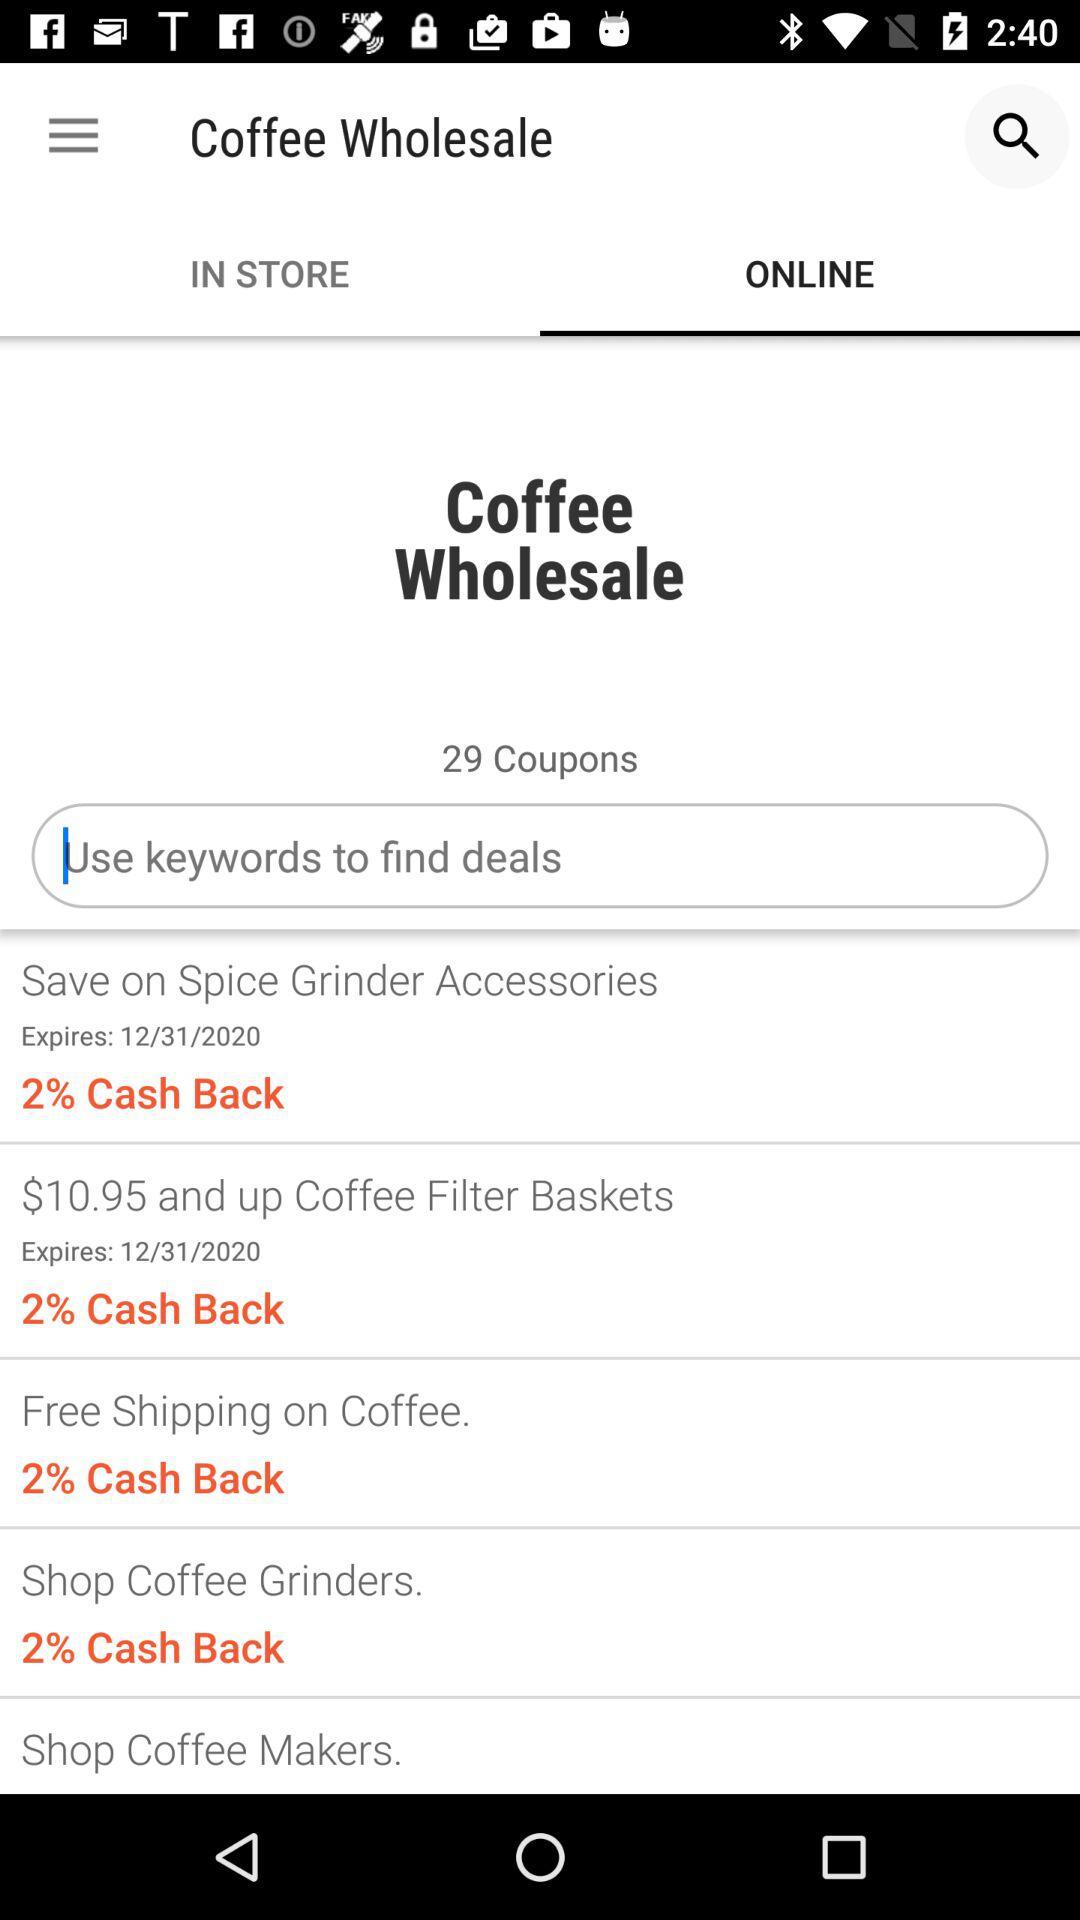  I want to click on the icon next to coffee wholesale icon, so click(72, 135).